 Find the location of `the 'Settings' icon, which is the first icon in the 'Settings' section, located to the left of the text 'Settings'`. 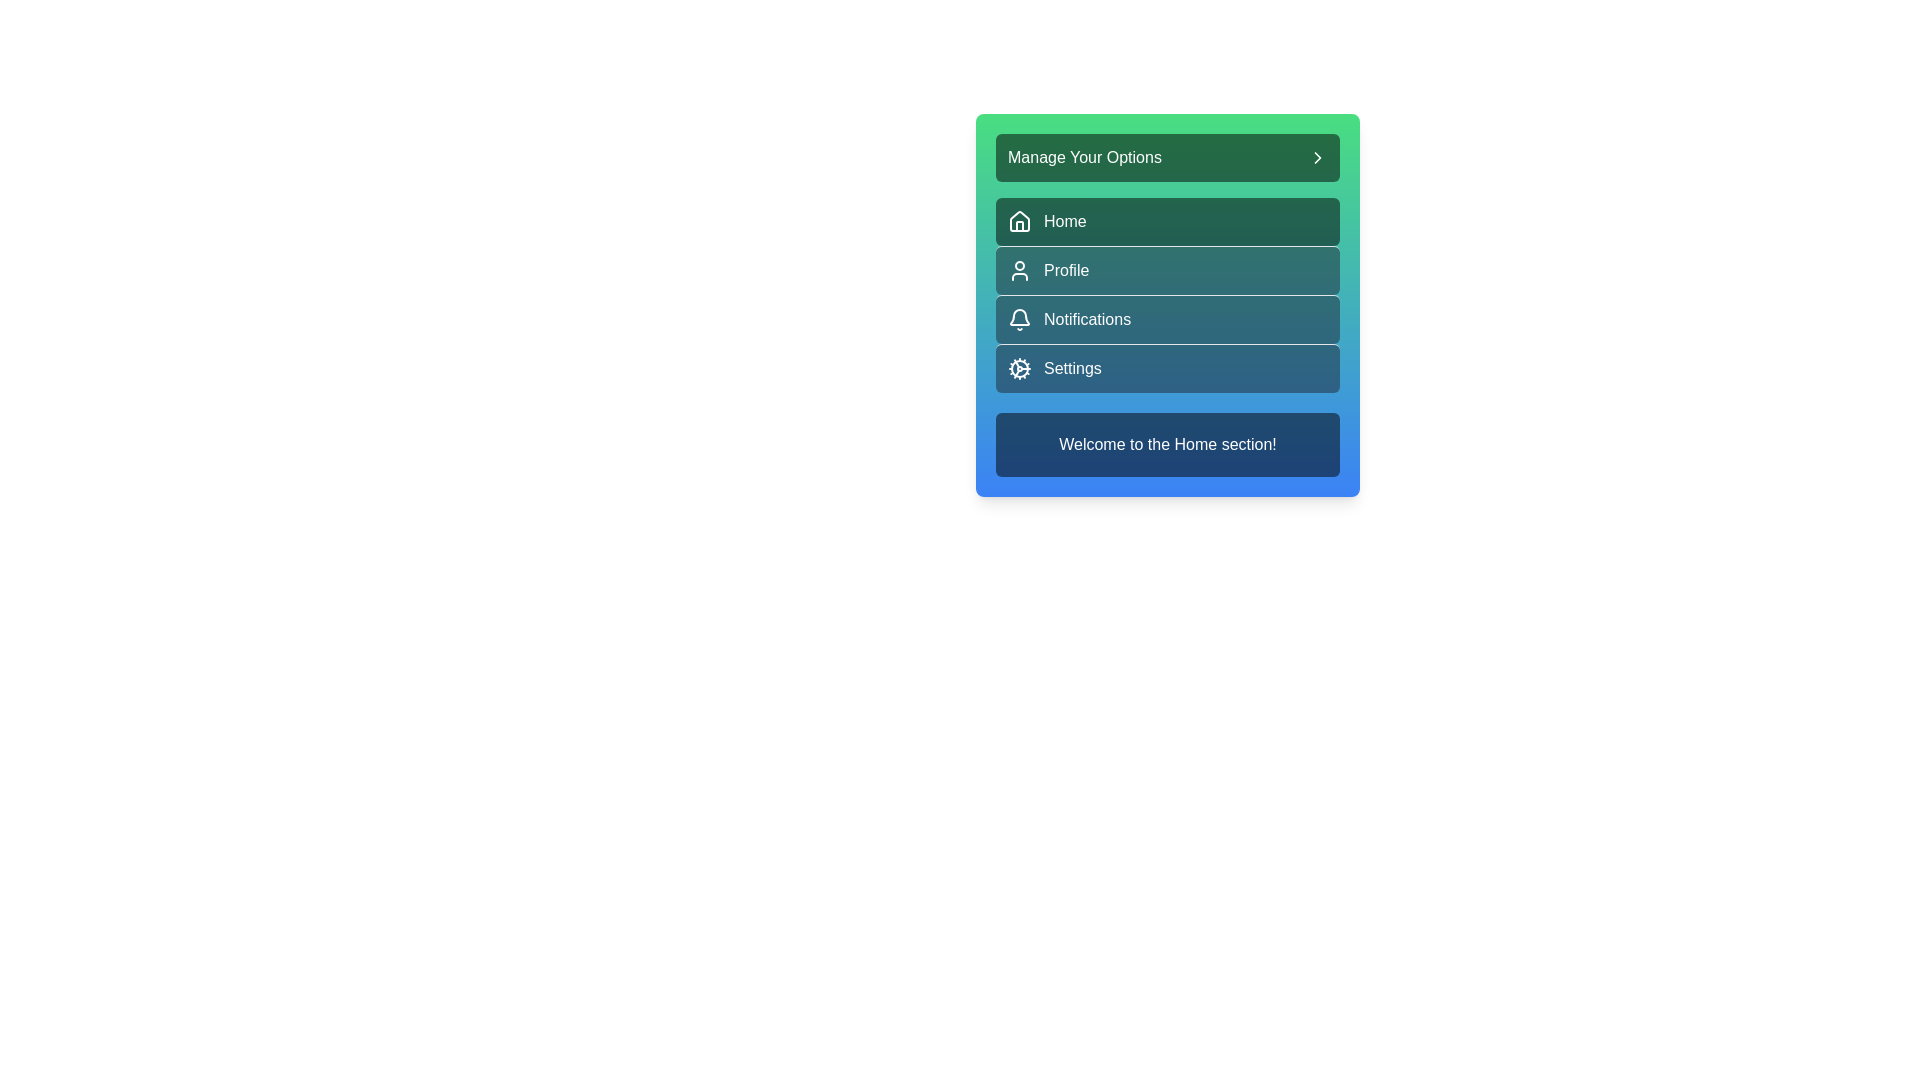

the 'Settings' icon, which is the first icon in the 'Settings' section, located to the left of the text 'Settings' is located at coordinates (1019, 369).